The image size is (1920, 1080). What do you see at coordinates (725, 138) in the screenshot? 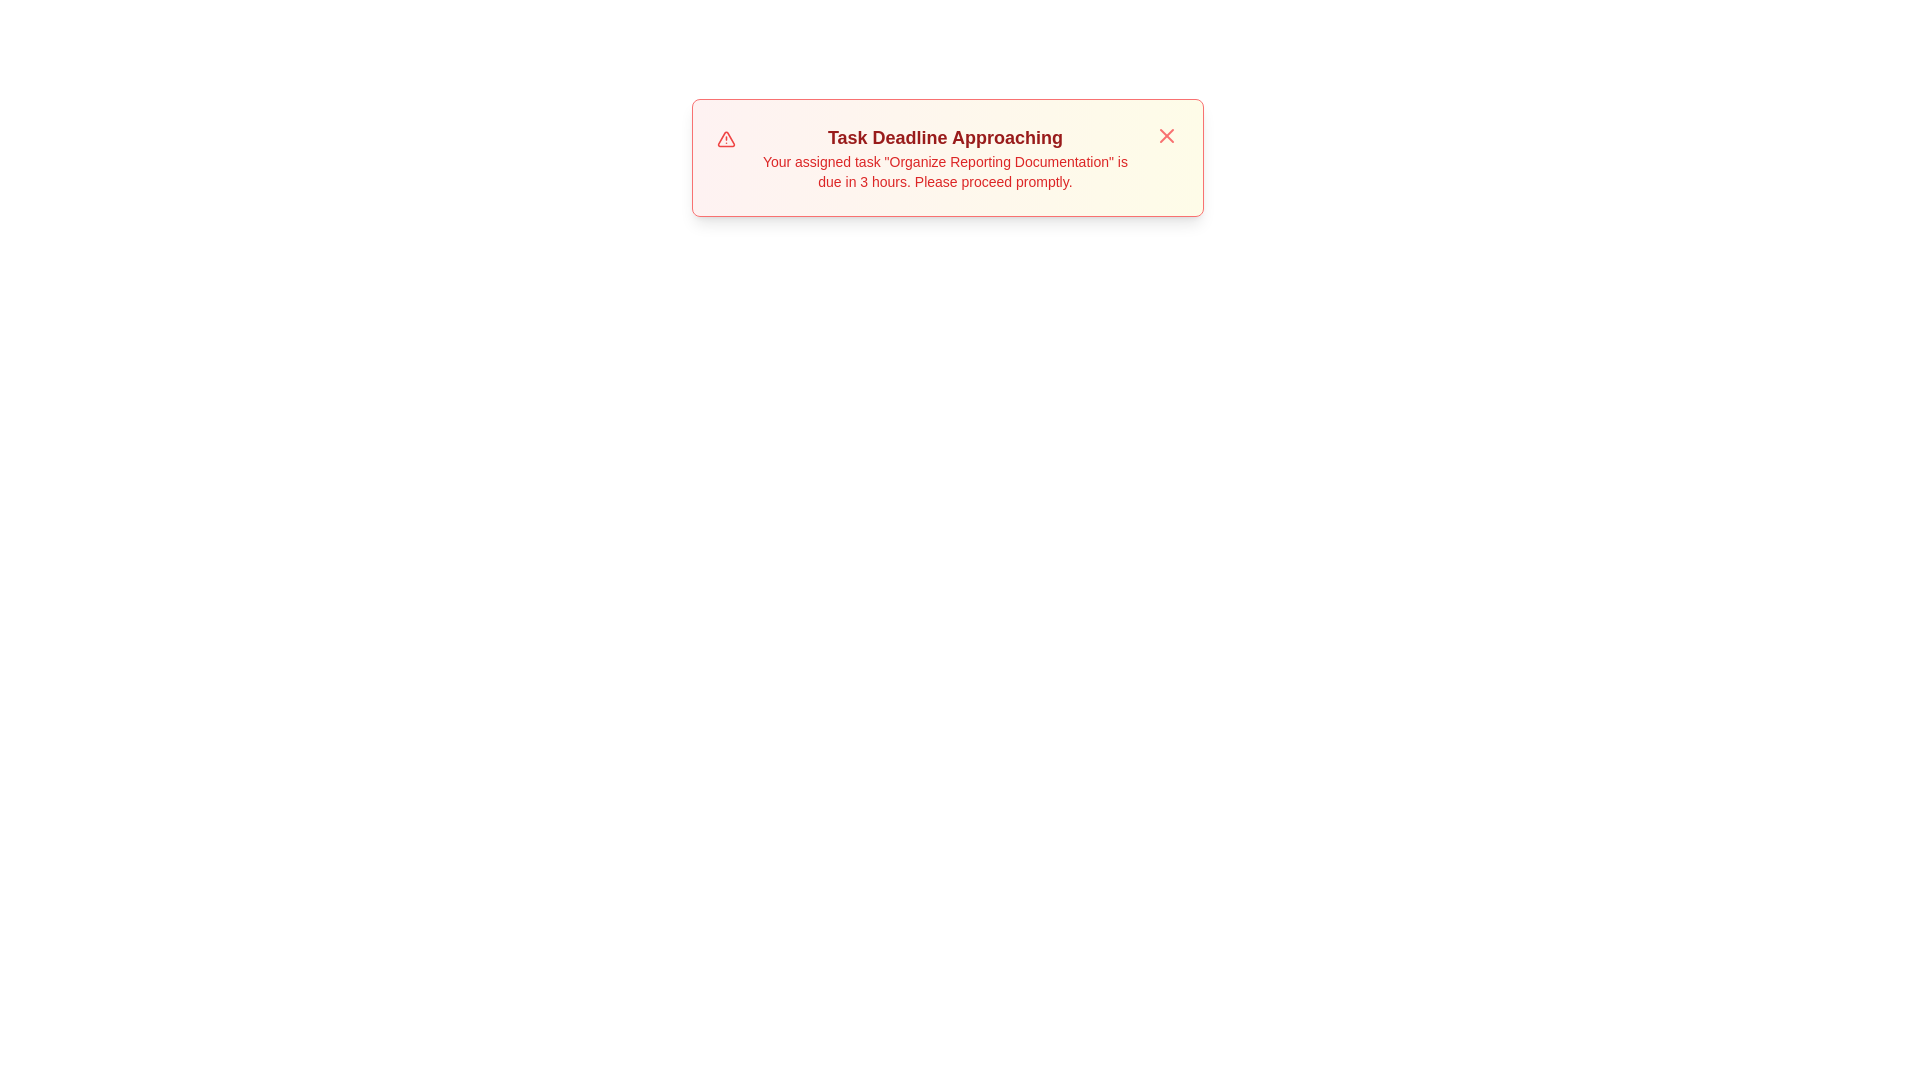
I see `the critical notification icon located at the far left of the notification box next to the heading 'Task Deadline Approaching'` at bounding box center [725, 138].